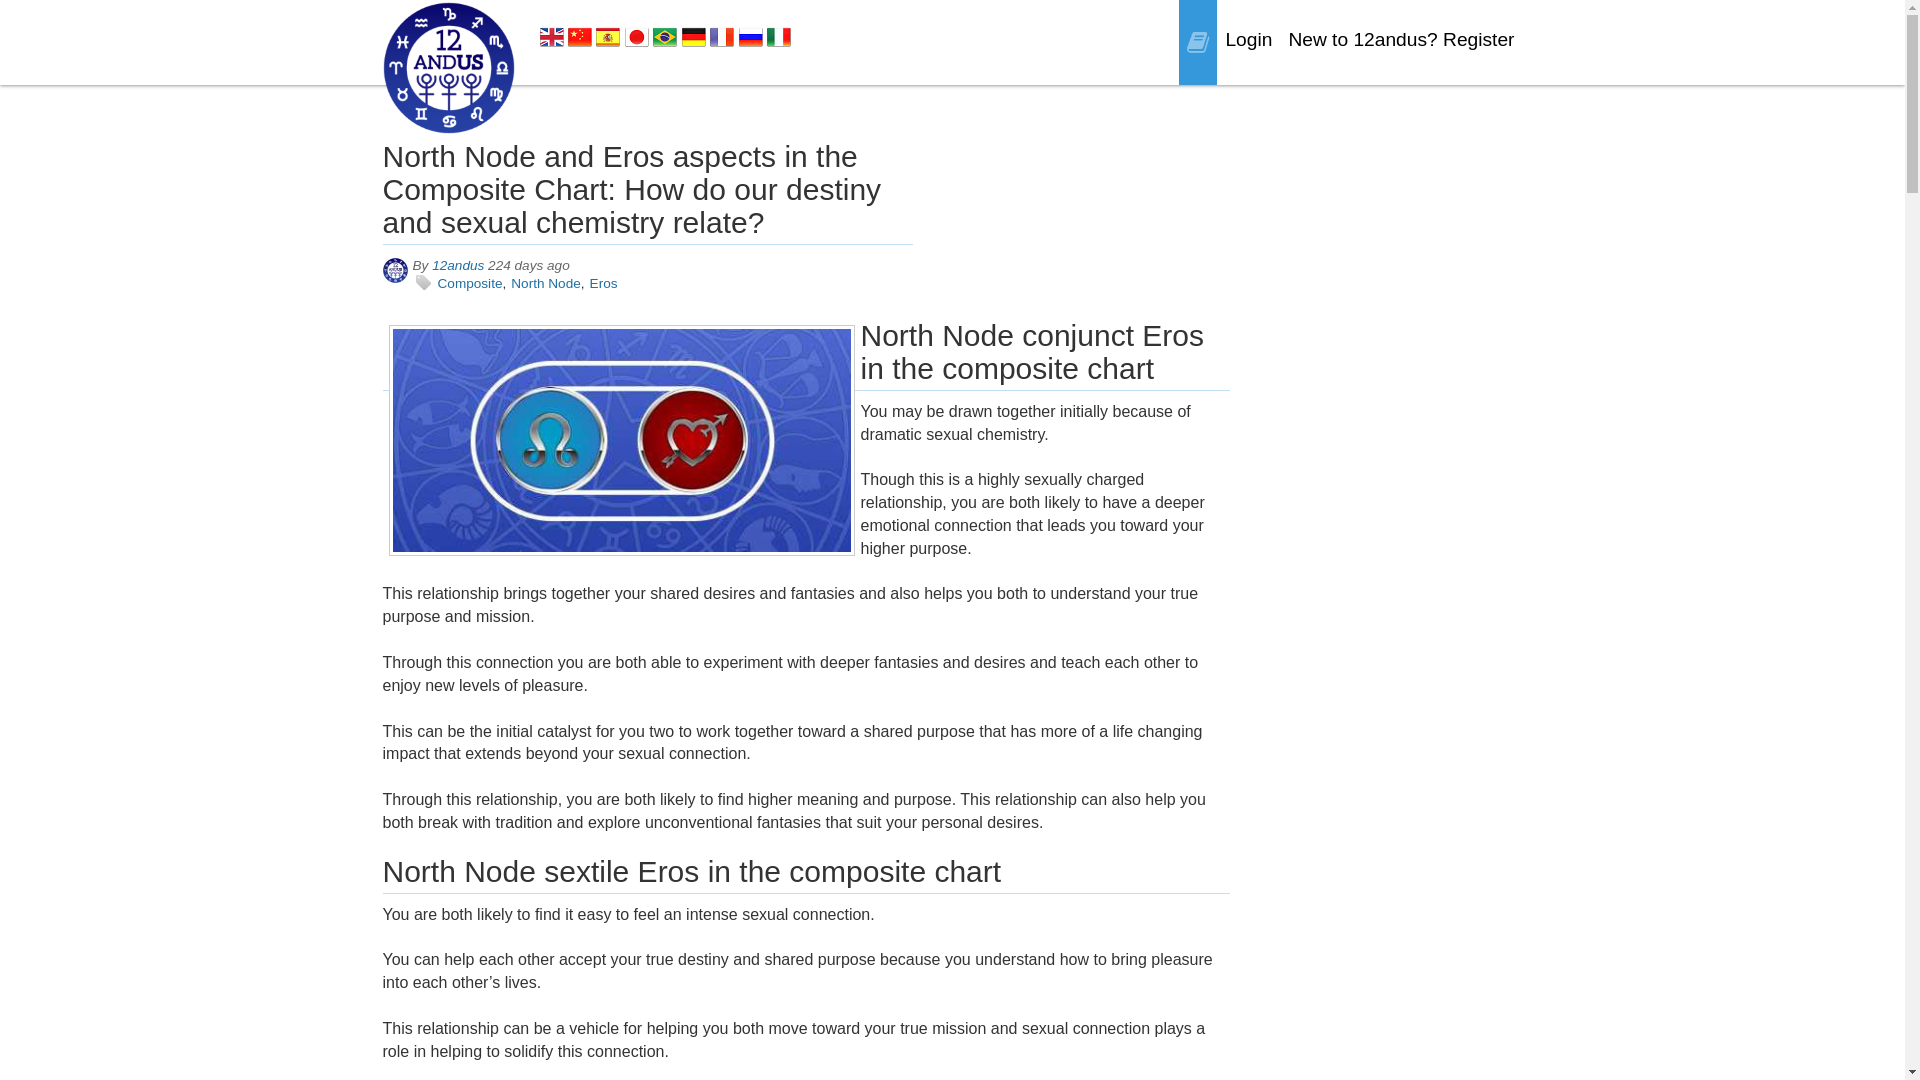 This screenshot has height=1080, width=1920. I want to click on 'Chinese', so click(566, 35).